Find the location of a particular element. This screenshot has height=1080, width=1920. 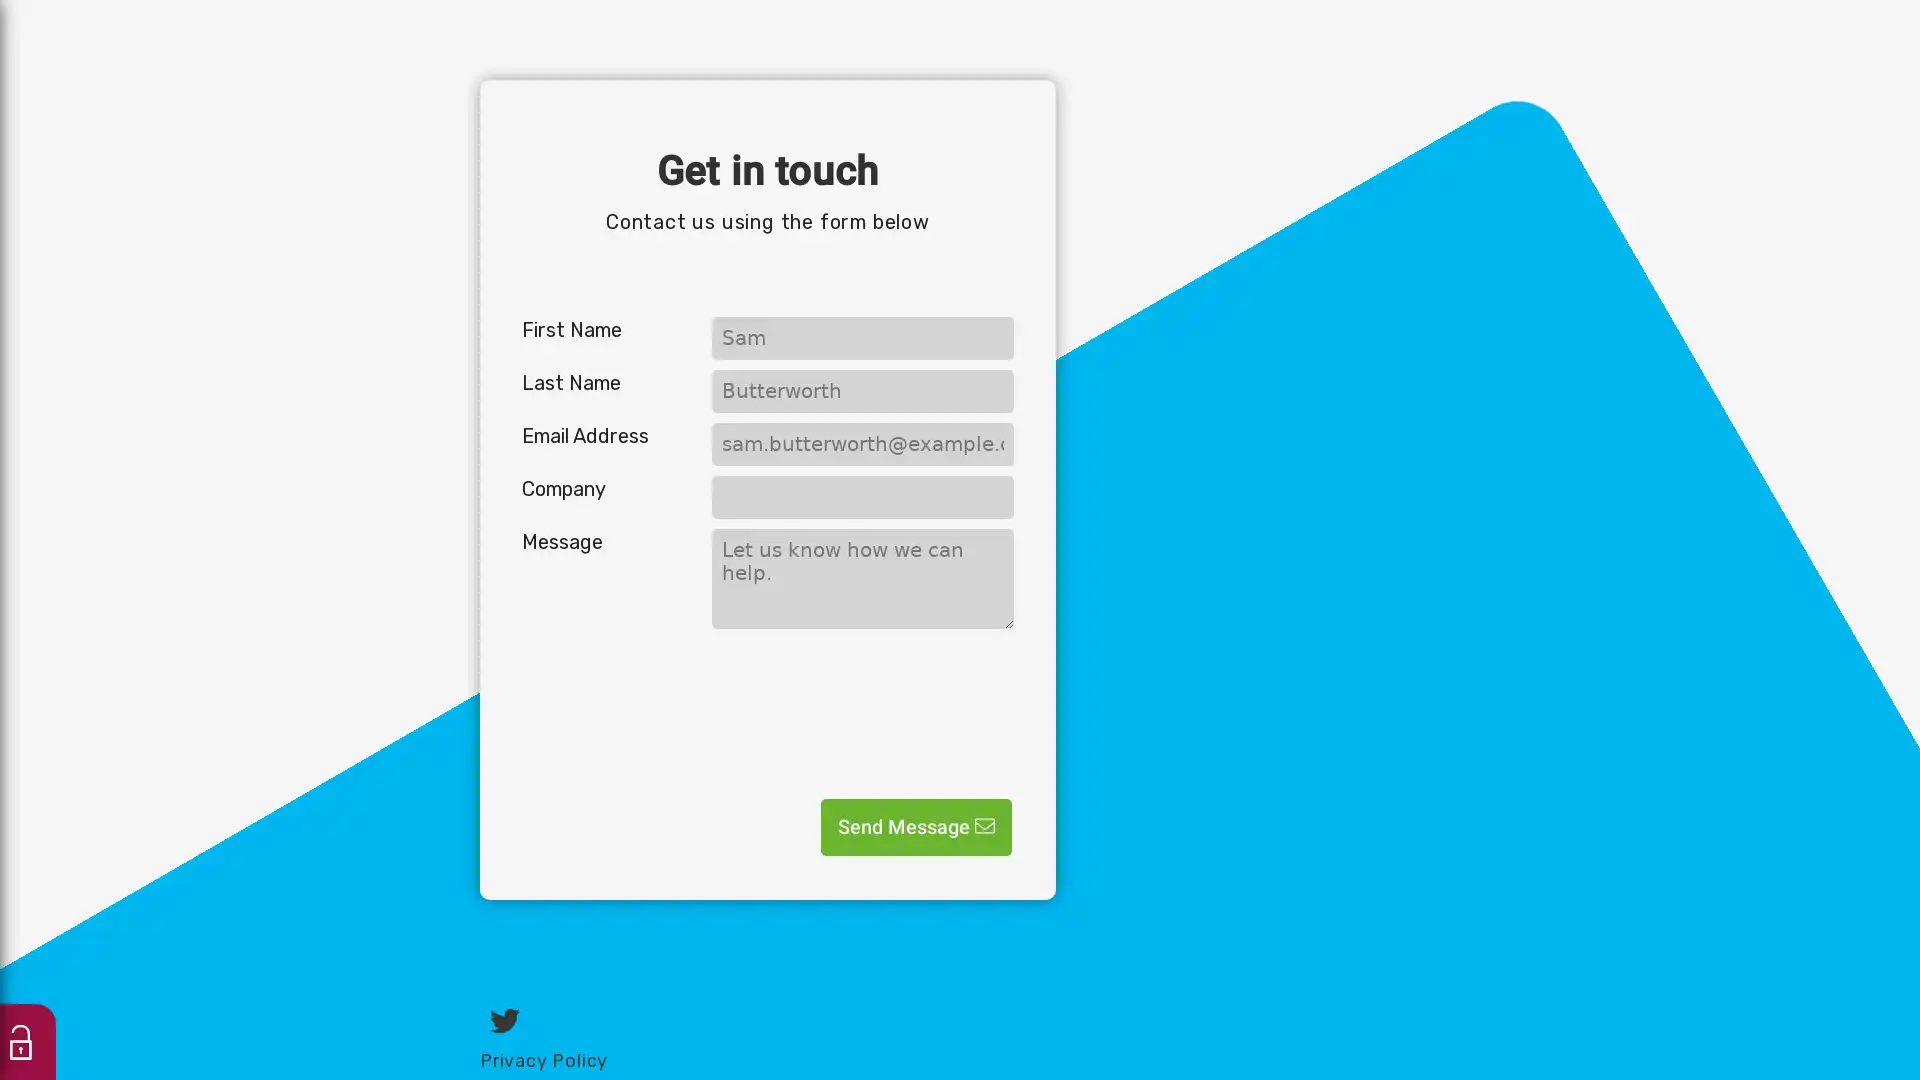

Send Message is located at coordinates (915, 826).